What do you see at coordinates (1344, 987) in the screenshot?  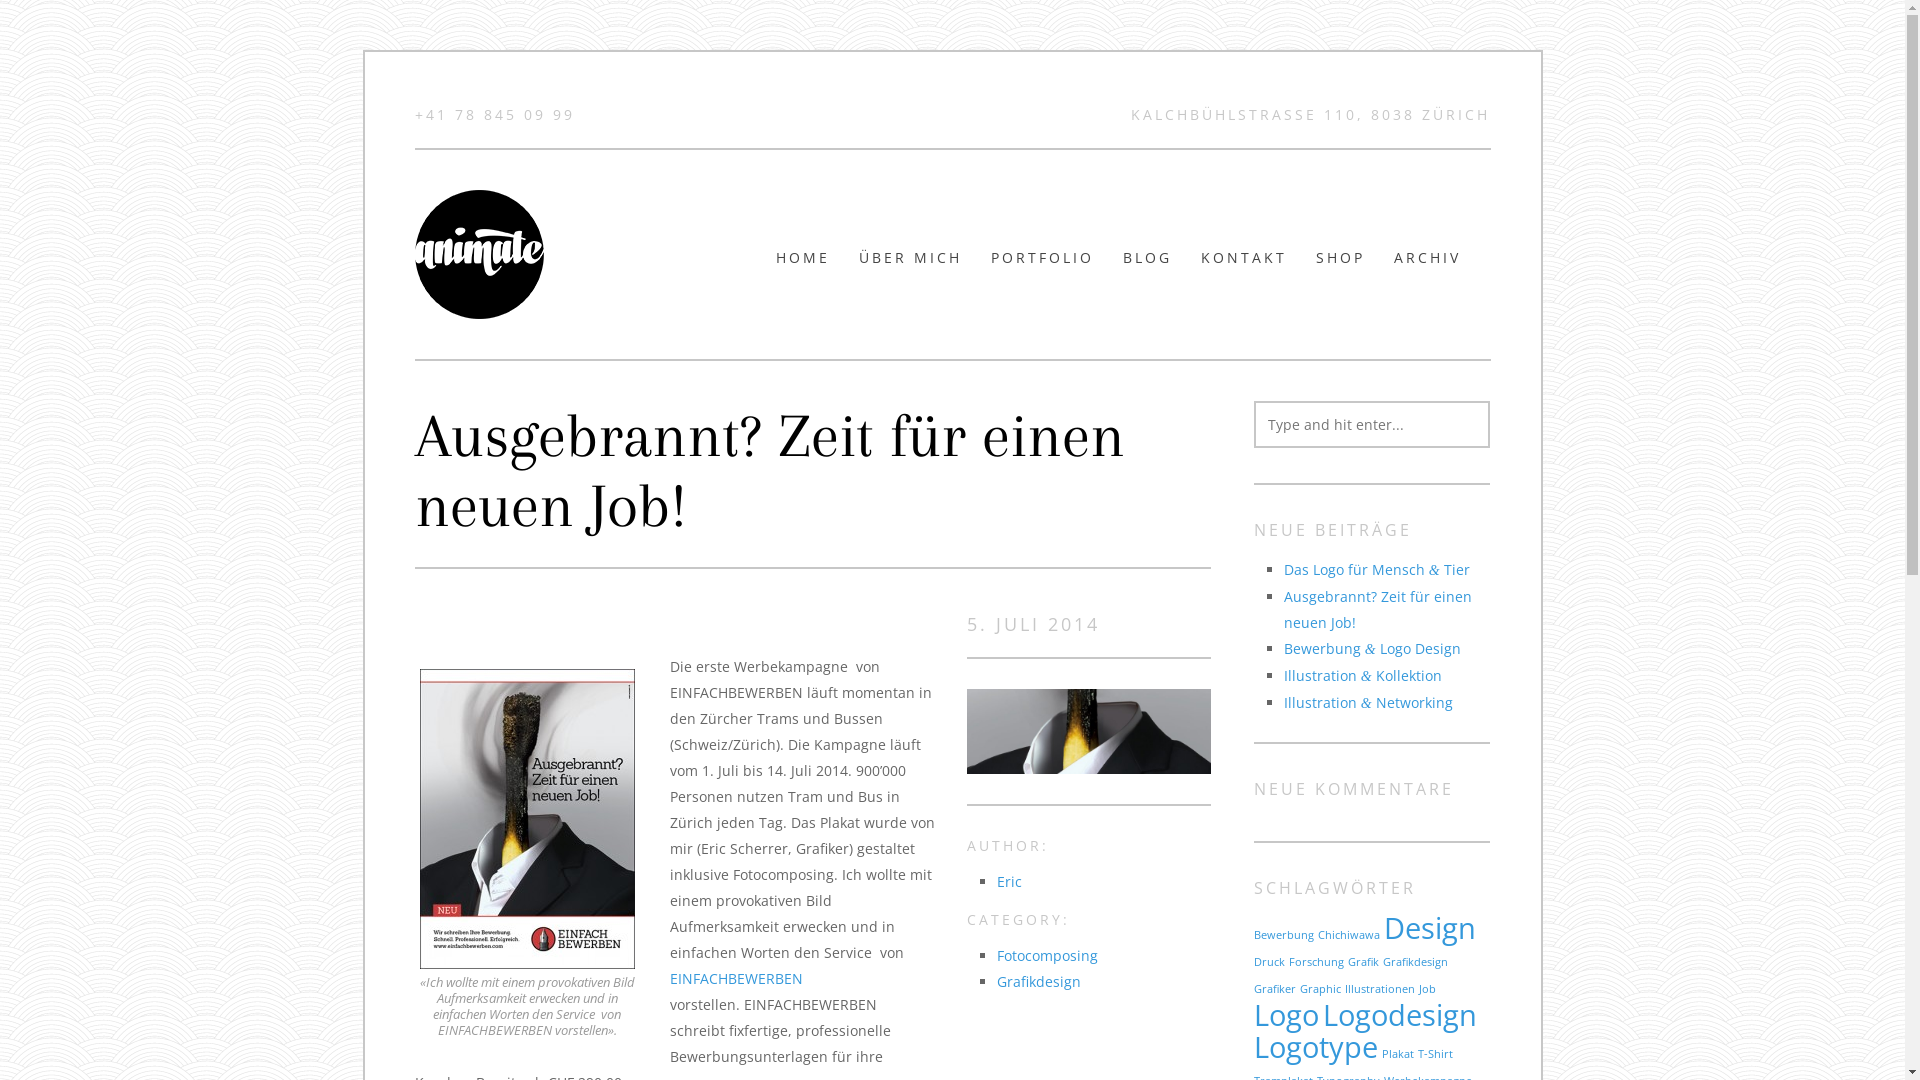 I see `'Illustrationen'` at bounding box center [1344, 987].